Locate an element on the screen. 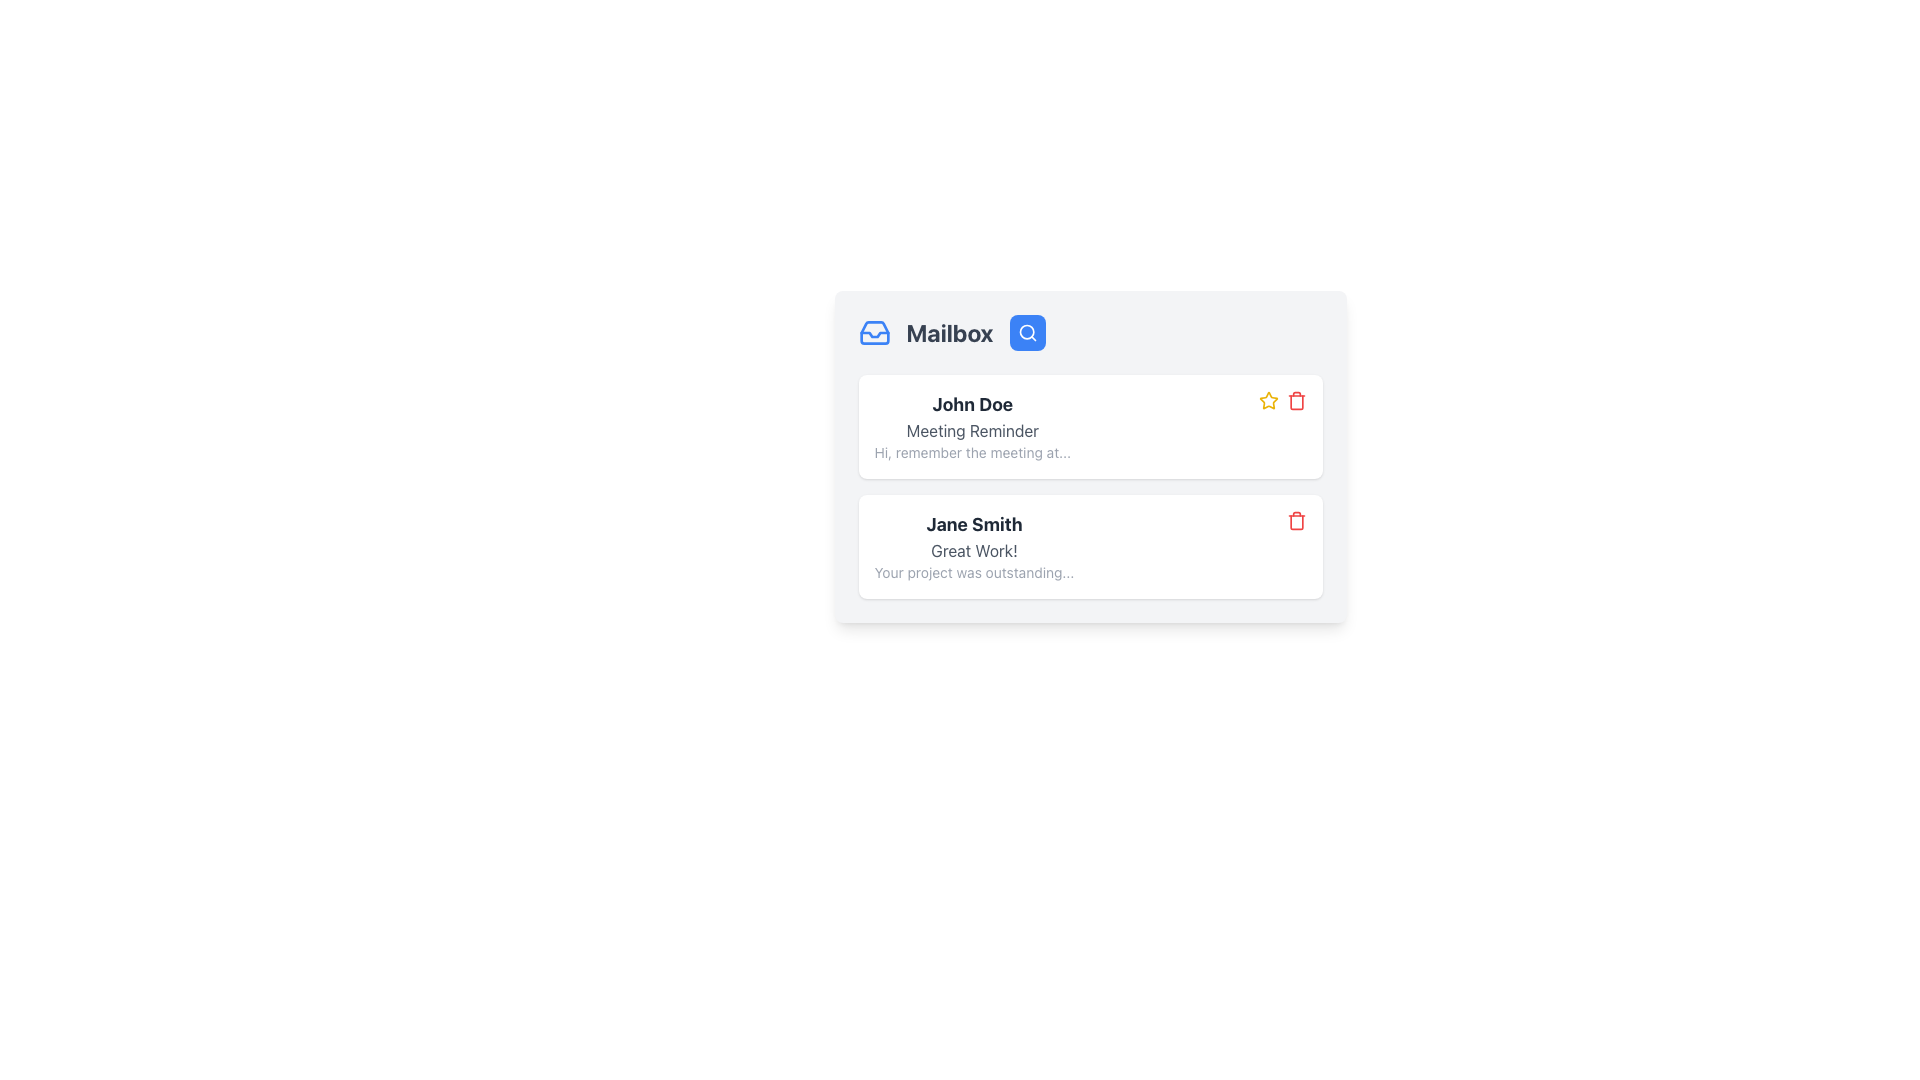  the text label displaying the author's name for the corresponding message in the 'Mailbox' section, located below the 'John Doe' entry is located at coordinates (974, 523).